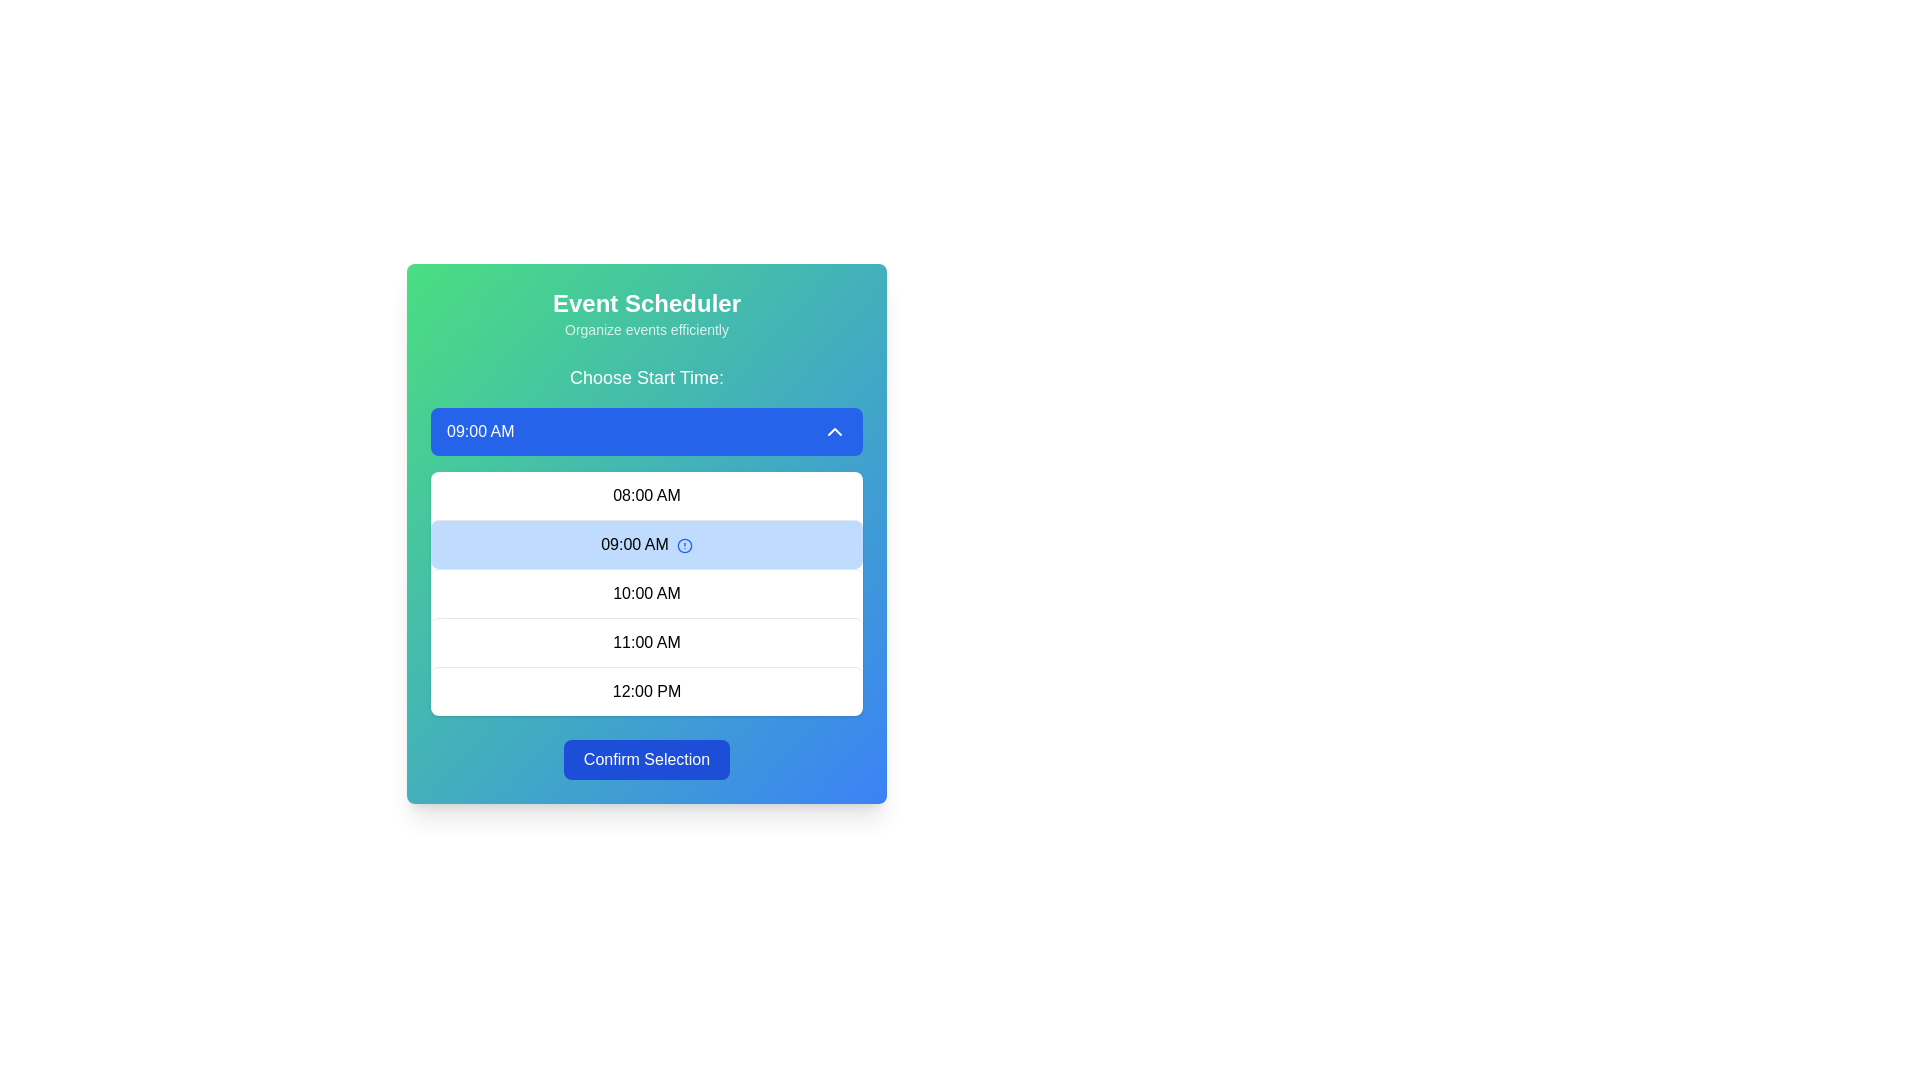 The image size is (1920, 1080). Describe the element at coordinates (480, 431) in the screenshot. I see `the Text display element that shows the currently selected time within the dropdown menu, located centrally at the top of the dropdown interface` at that location.